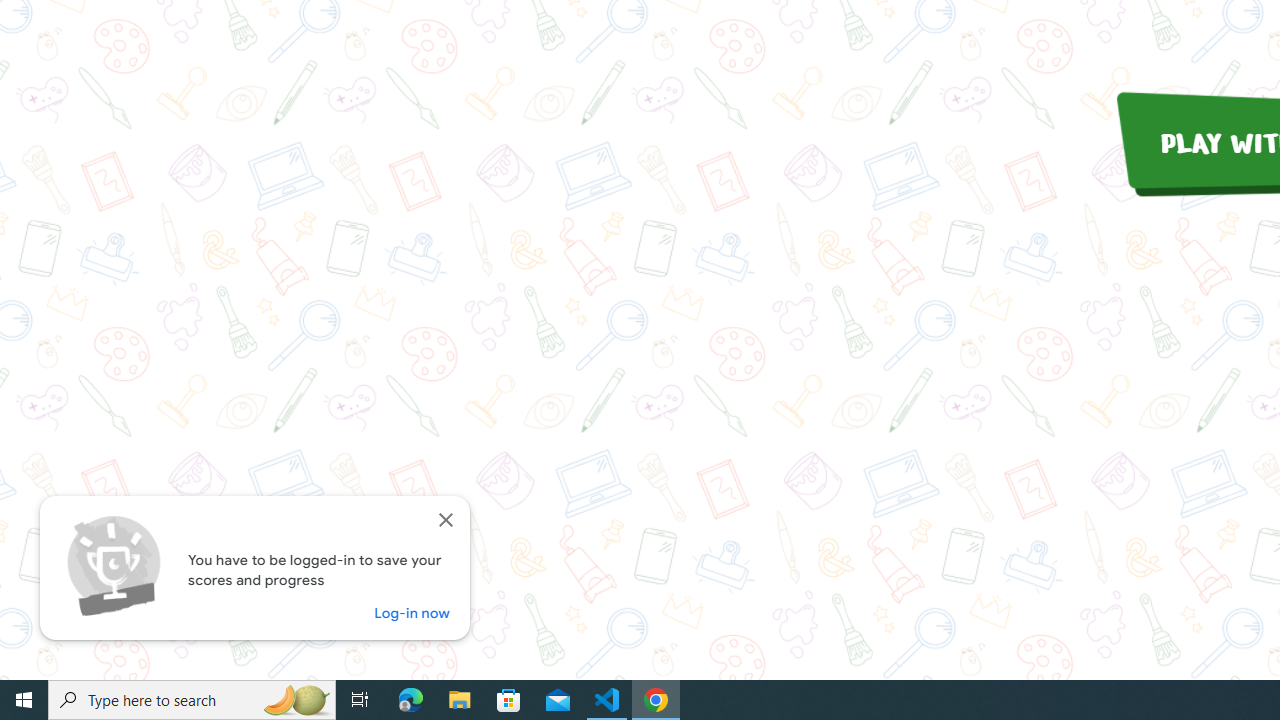  I want to click on 'Log-in now', so click(411, 611).